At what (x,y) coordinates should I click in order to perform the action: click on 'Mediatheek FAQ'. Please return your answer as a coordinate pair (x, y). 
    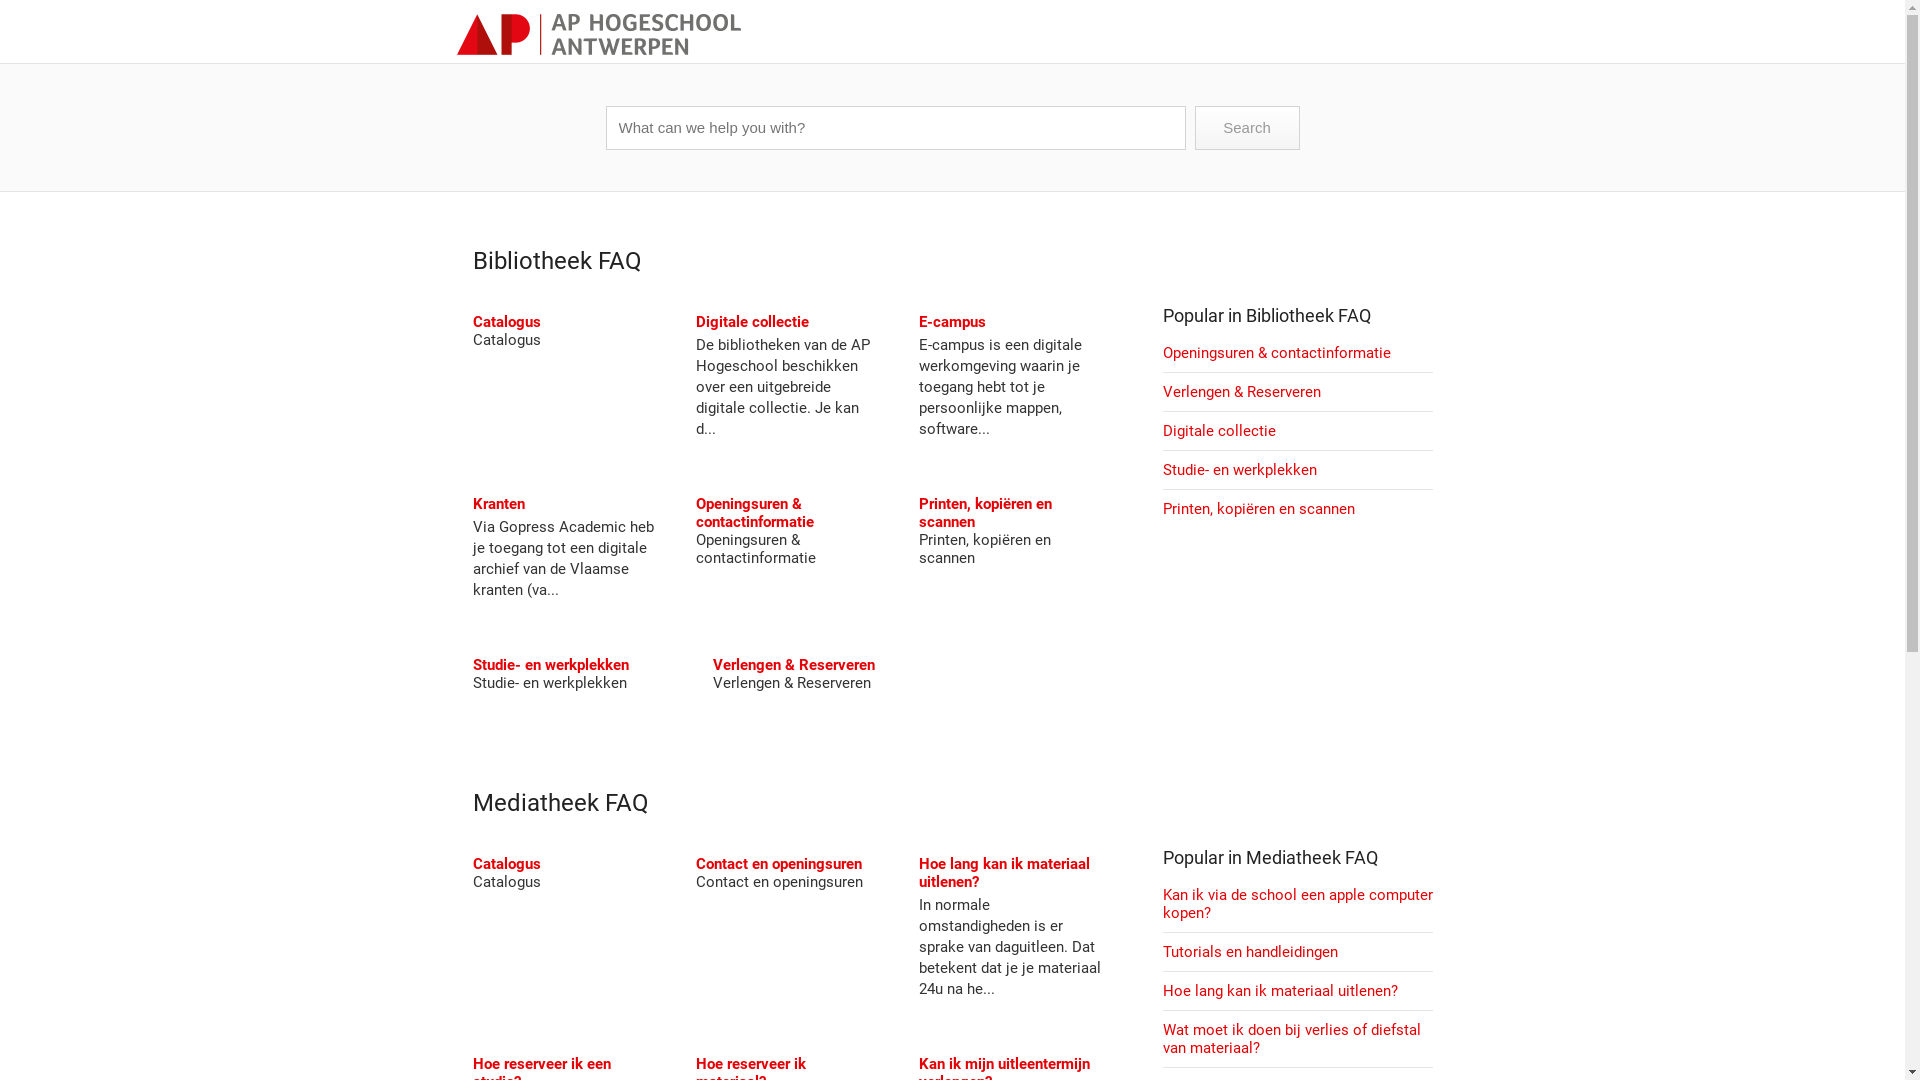
    Looking at the image, I should click on (470, 801).